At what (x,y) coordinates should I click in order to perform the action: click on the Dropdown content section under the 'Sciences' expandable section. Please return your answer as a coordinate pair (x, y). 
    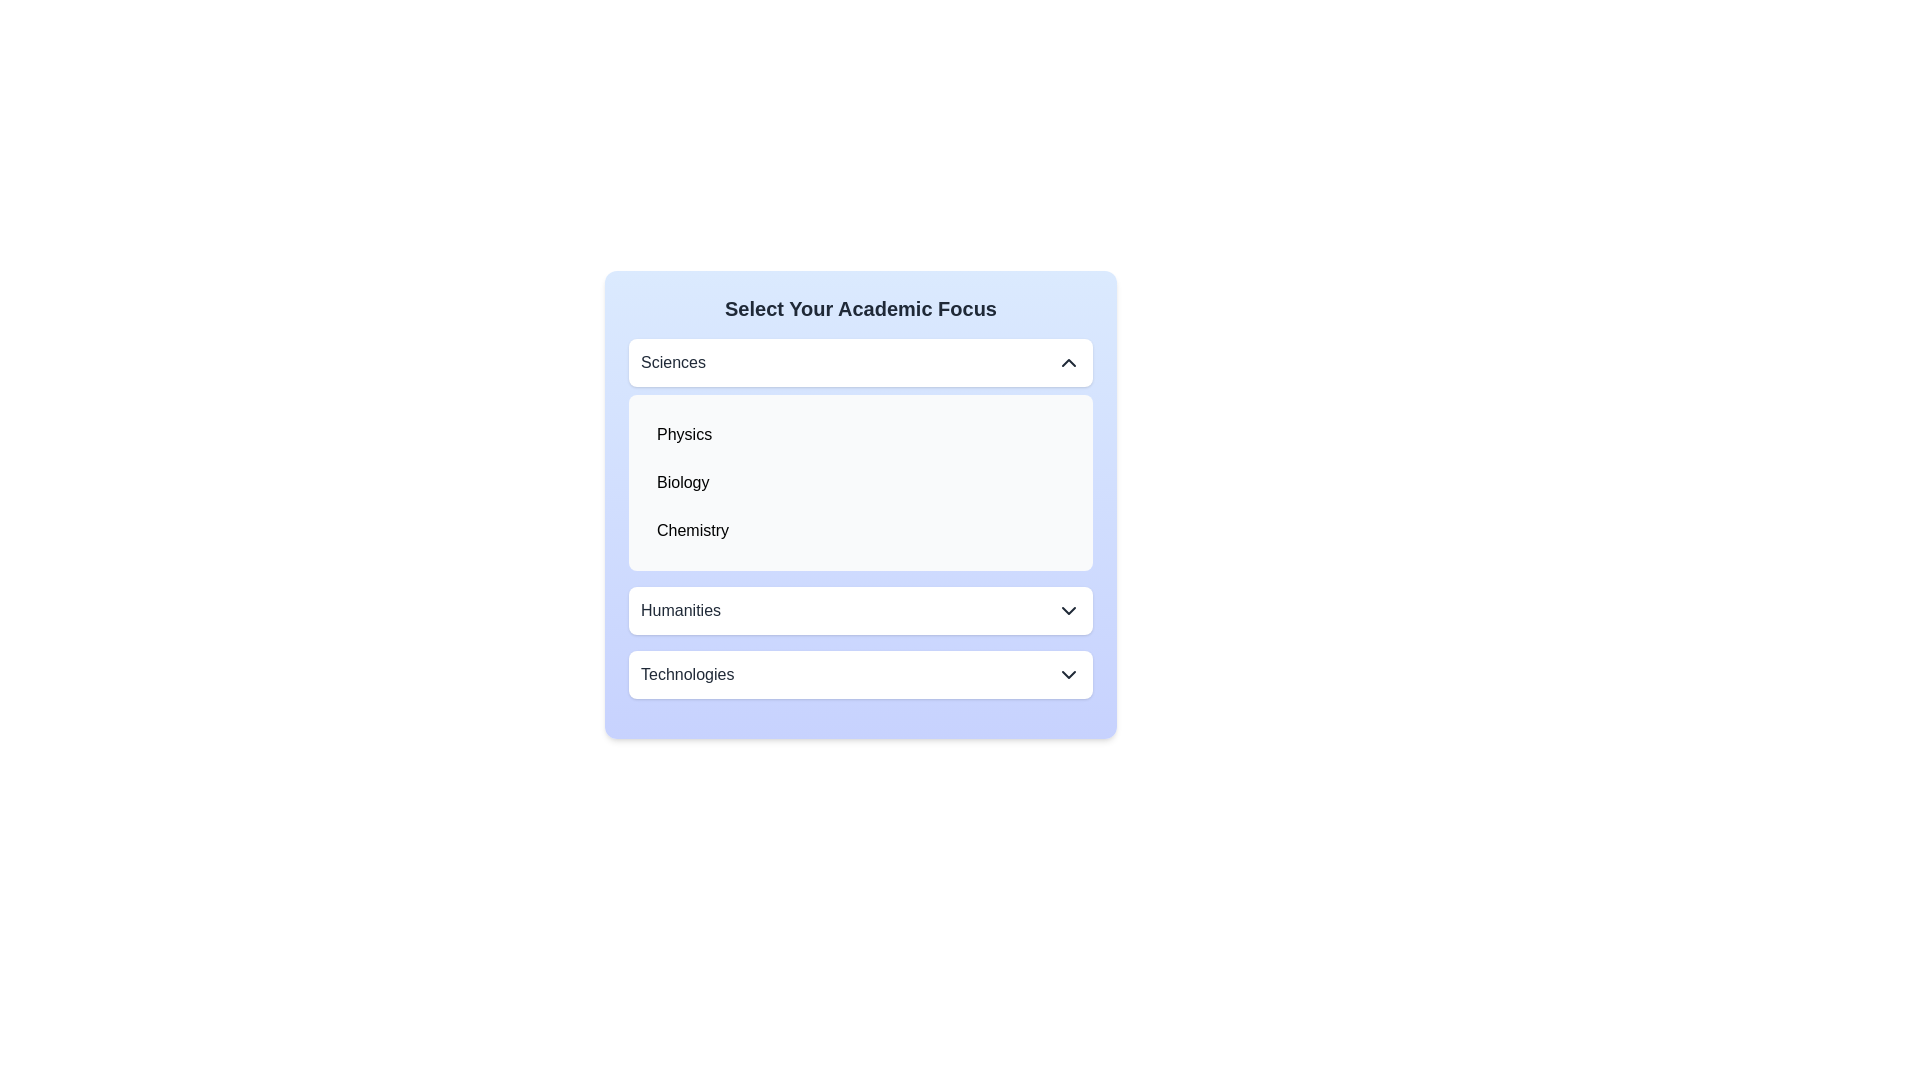
    Looking at the image, I should click on (860, 455).